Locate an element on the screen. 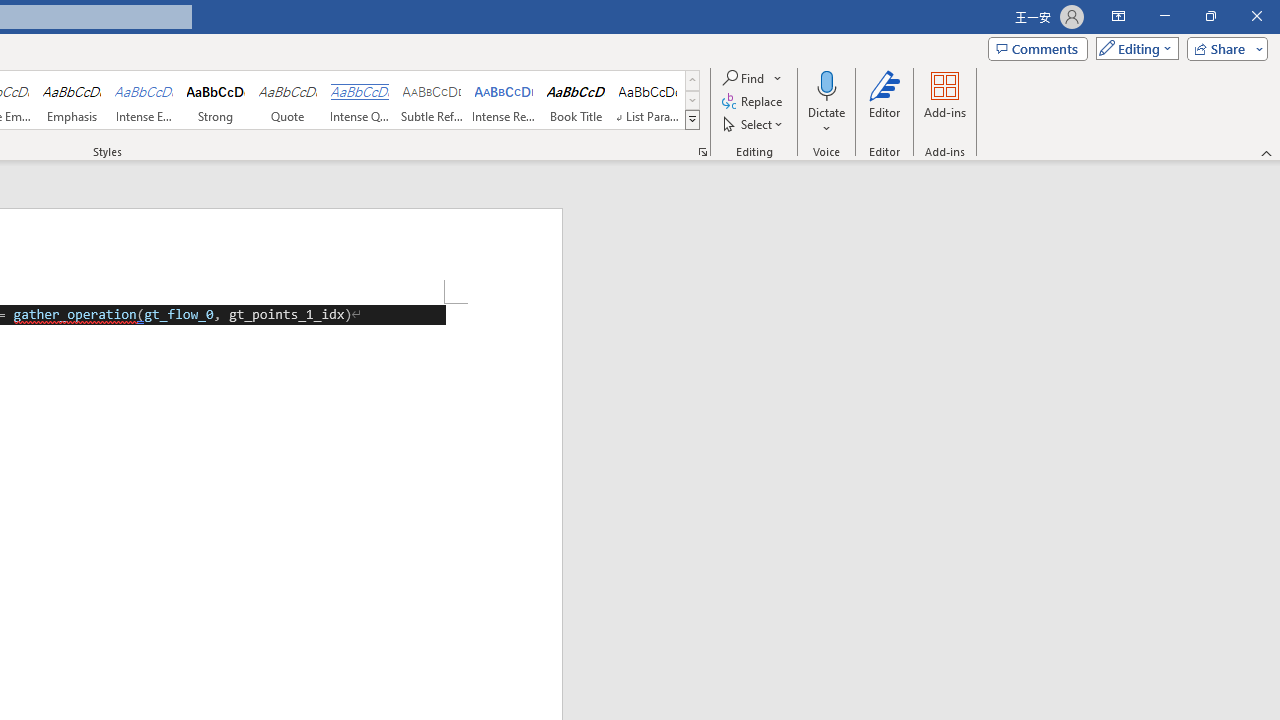 The width and height of the screenshot is (1280, 720). 'Strong' is located at coordinates (216, 100).